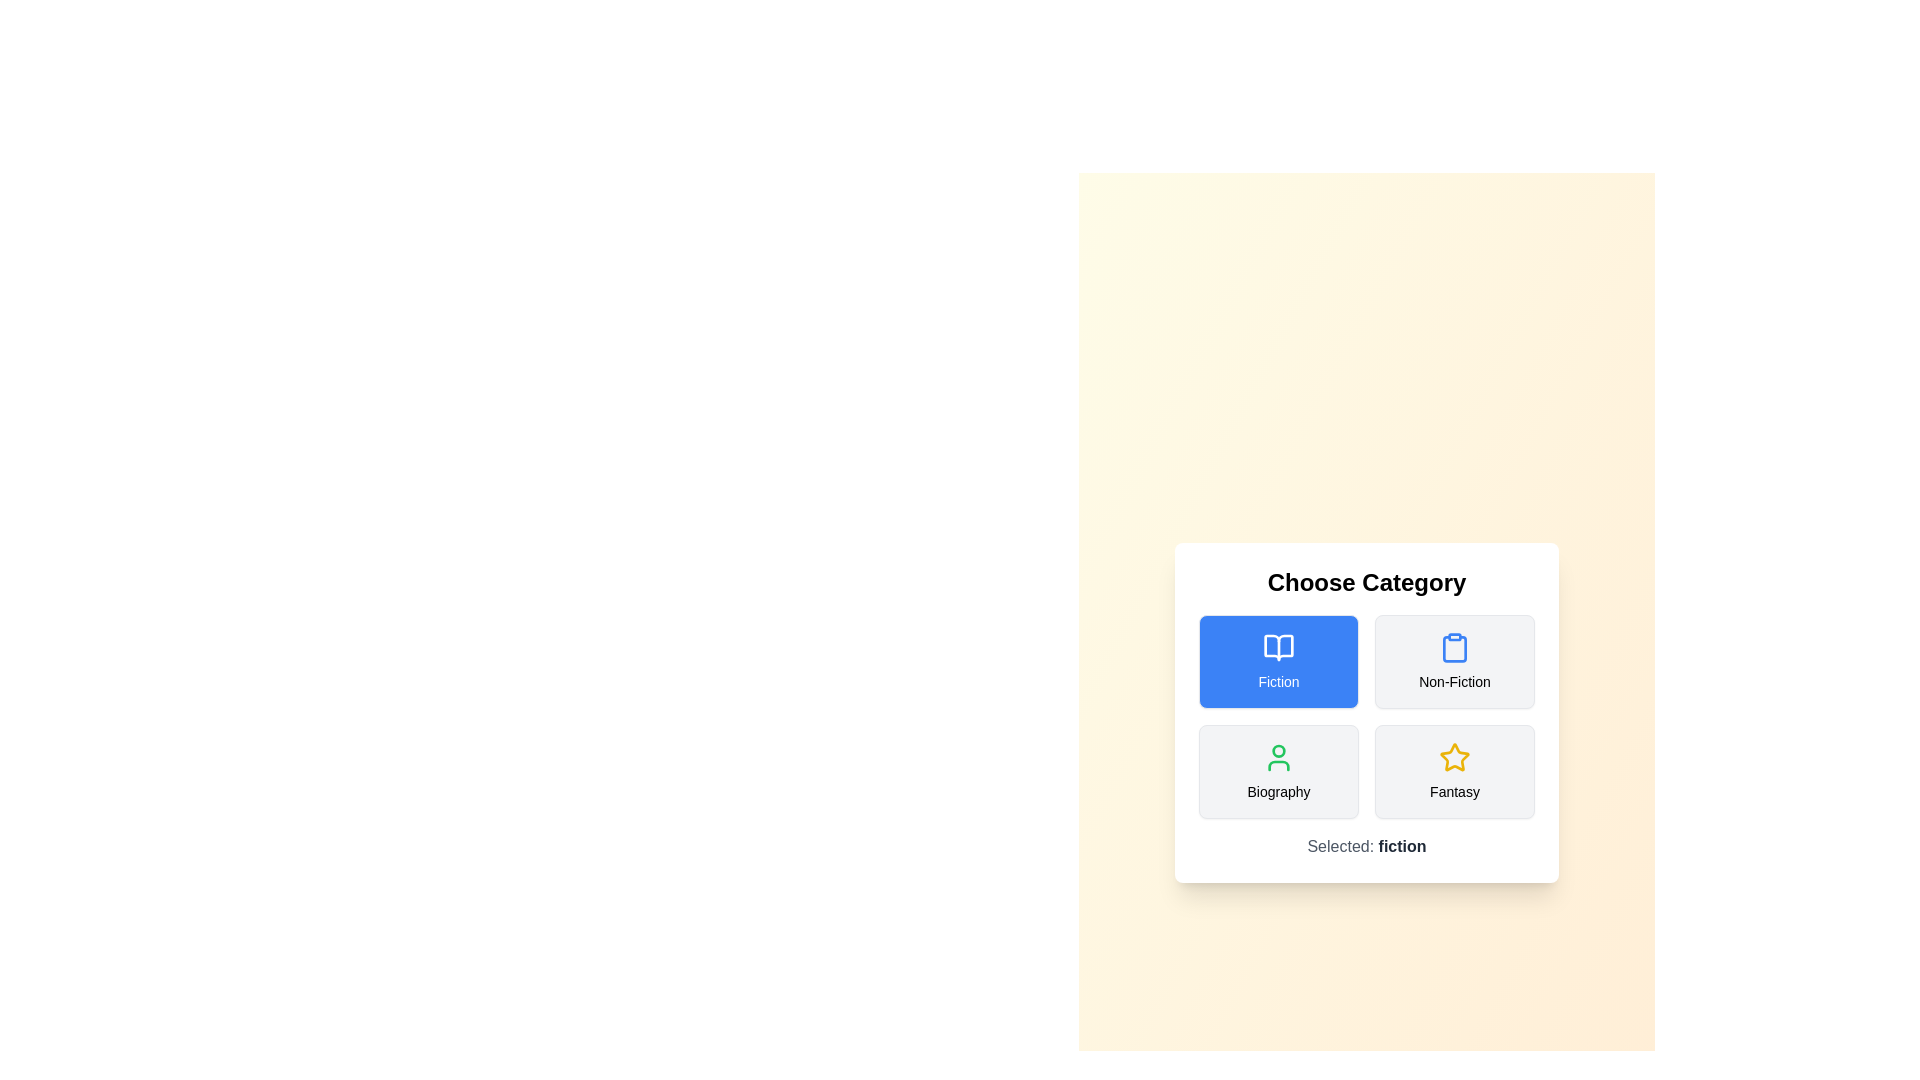 Image resolution: width=1920 pixels, height=1080 pixels. I want to click on the category Non-Fiction by clicking its button, so click(1454, 662).